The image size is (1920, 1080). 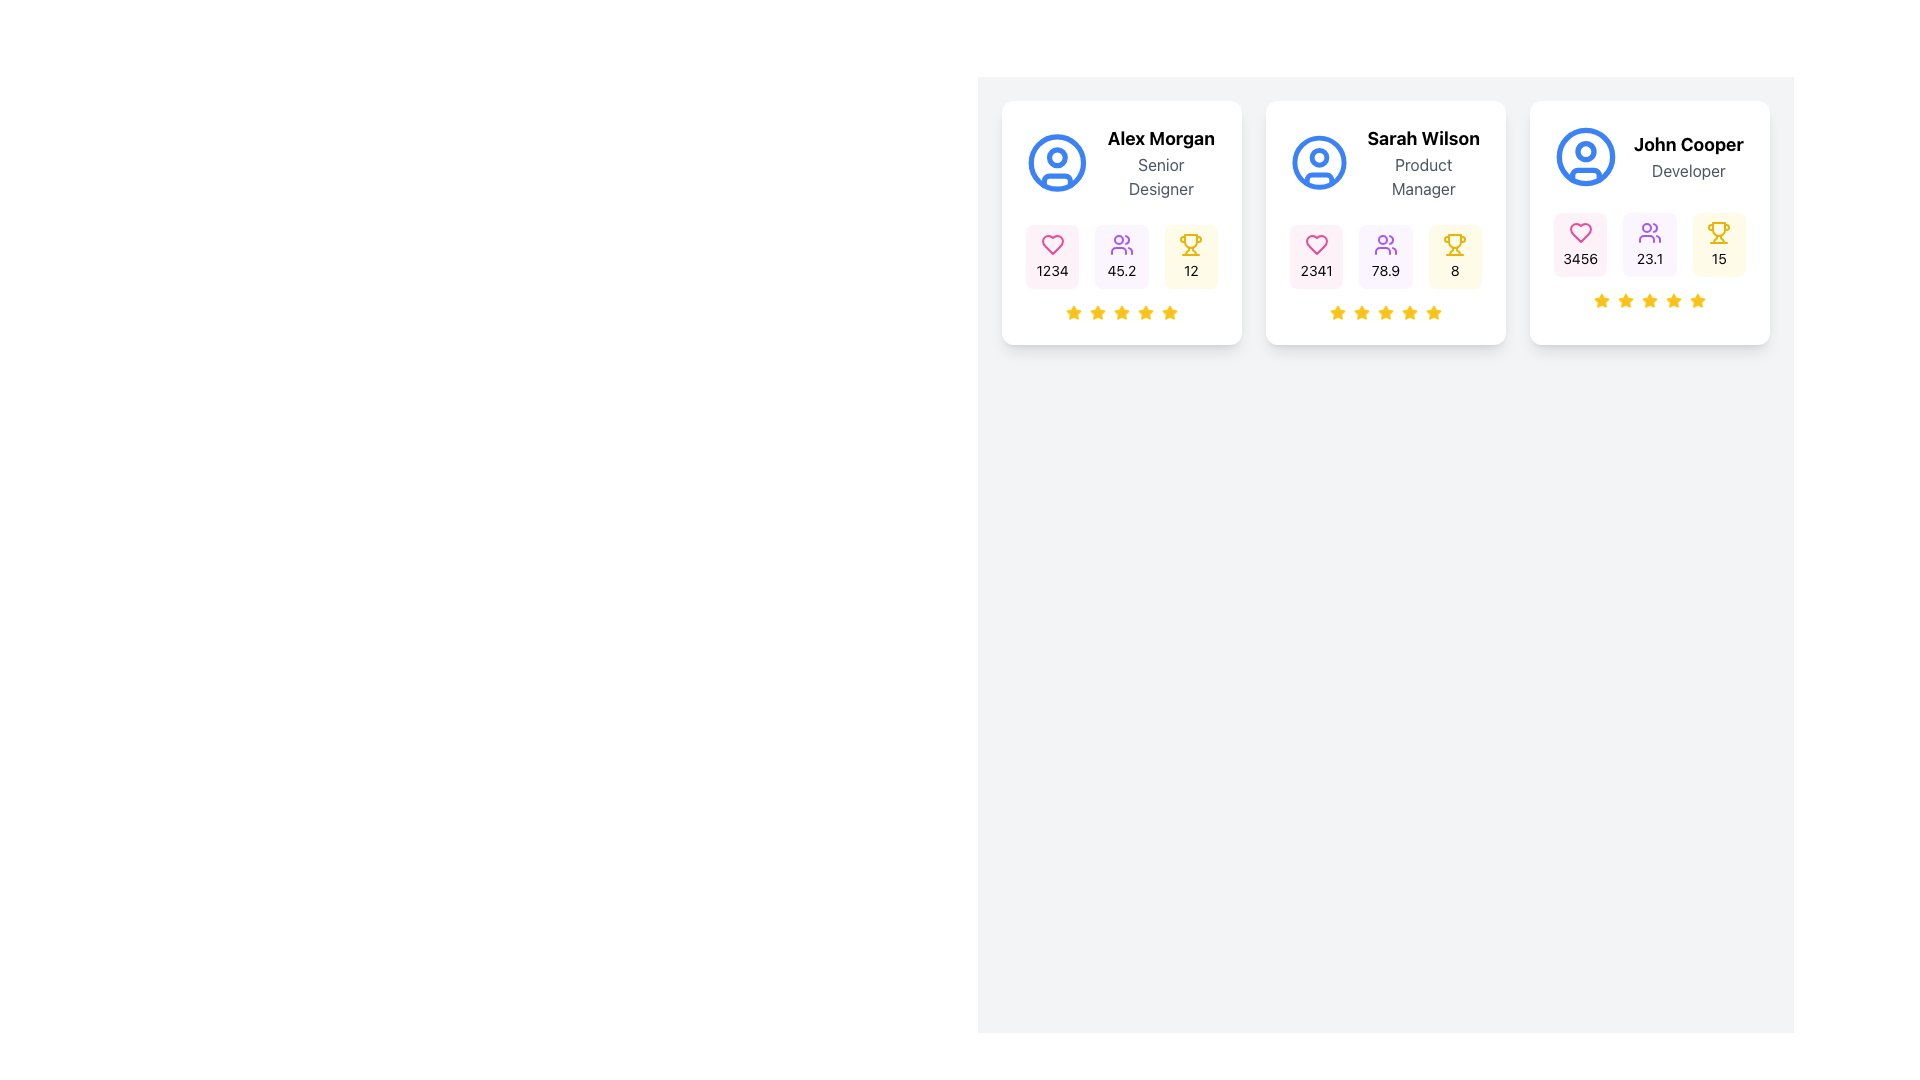 What do you see at coordinates (1697, 300) in the screenshot?
I see `the sixth star-shaped rating button in the profile card of 'John Cooper, Developer'` at bounding box center [1697, 300].